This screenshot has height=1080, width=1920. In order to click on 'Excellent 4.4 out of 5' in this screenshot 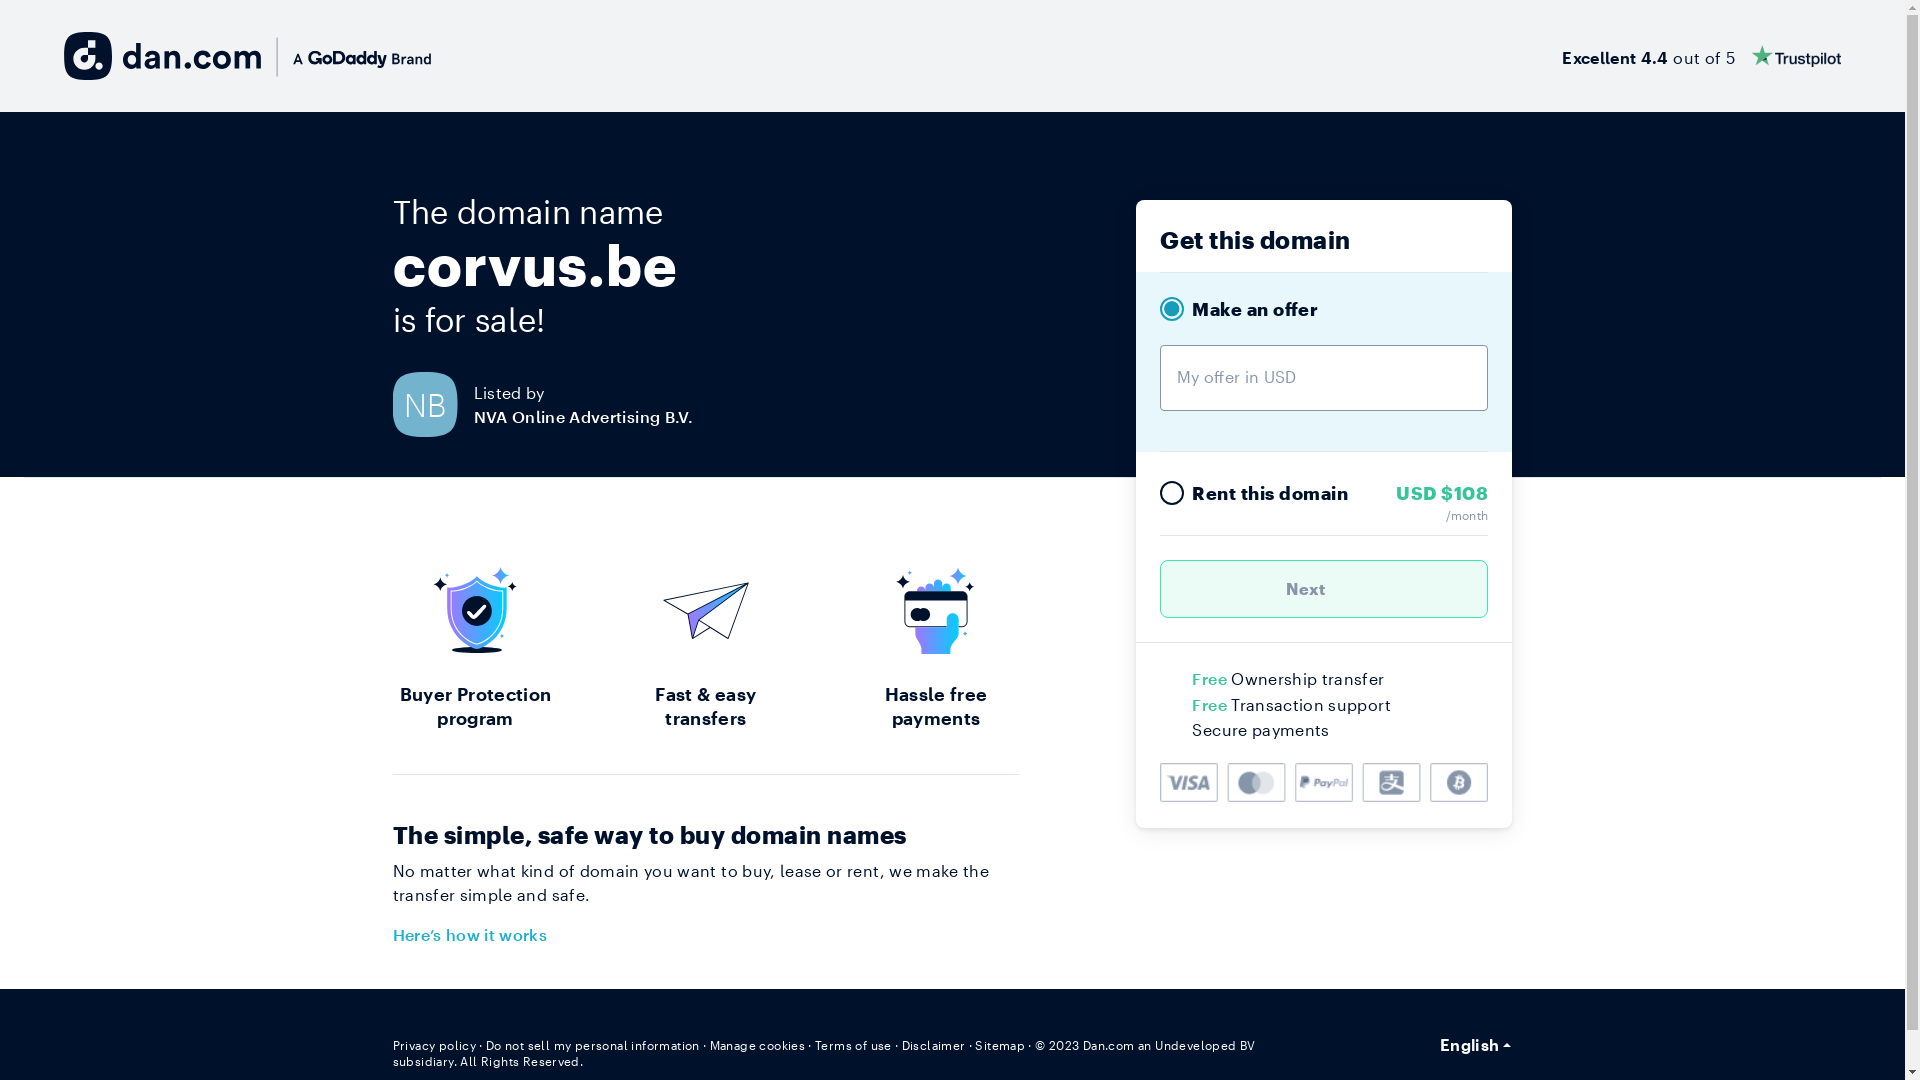, I will do `click(1700, 55)`.